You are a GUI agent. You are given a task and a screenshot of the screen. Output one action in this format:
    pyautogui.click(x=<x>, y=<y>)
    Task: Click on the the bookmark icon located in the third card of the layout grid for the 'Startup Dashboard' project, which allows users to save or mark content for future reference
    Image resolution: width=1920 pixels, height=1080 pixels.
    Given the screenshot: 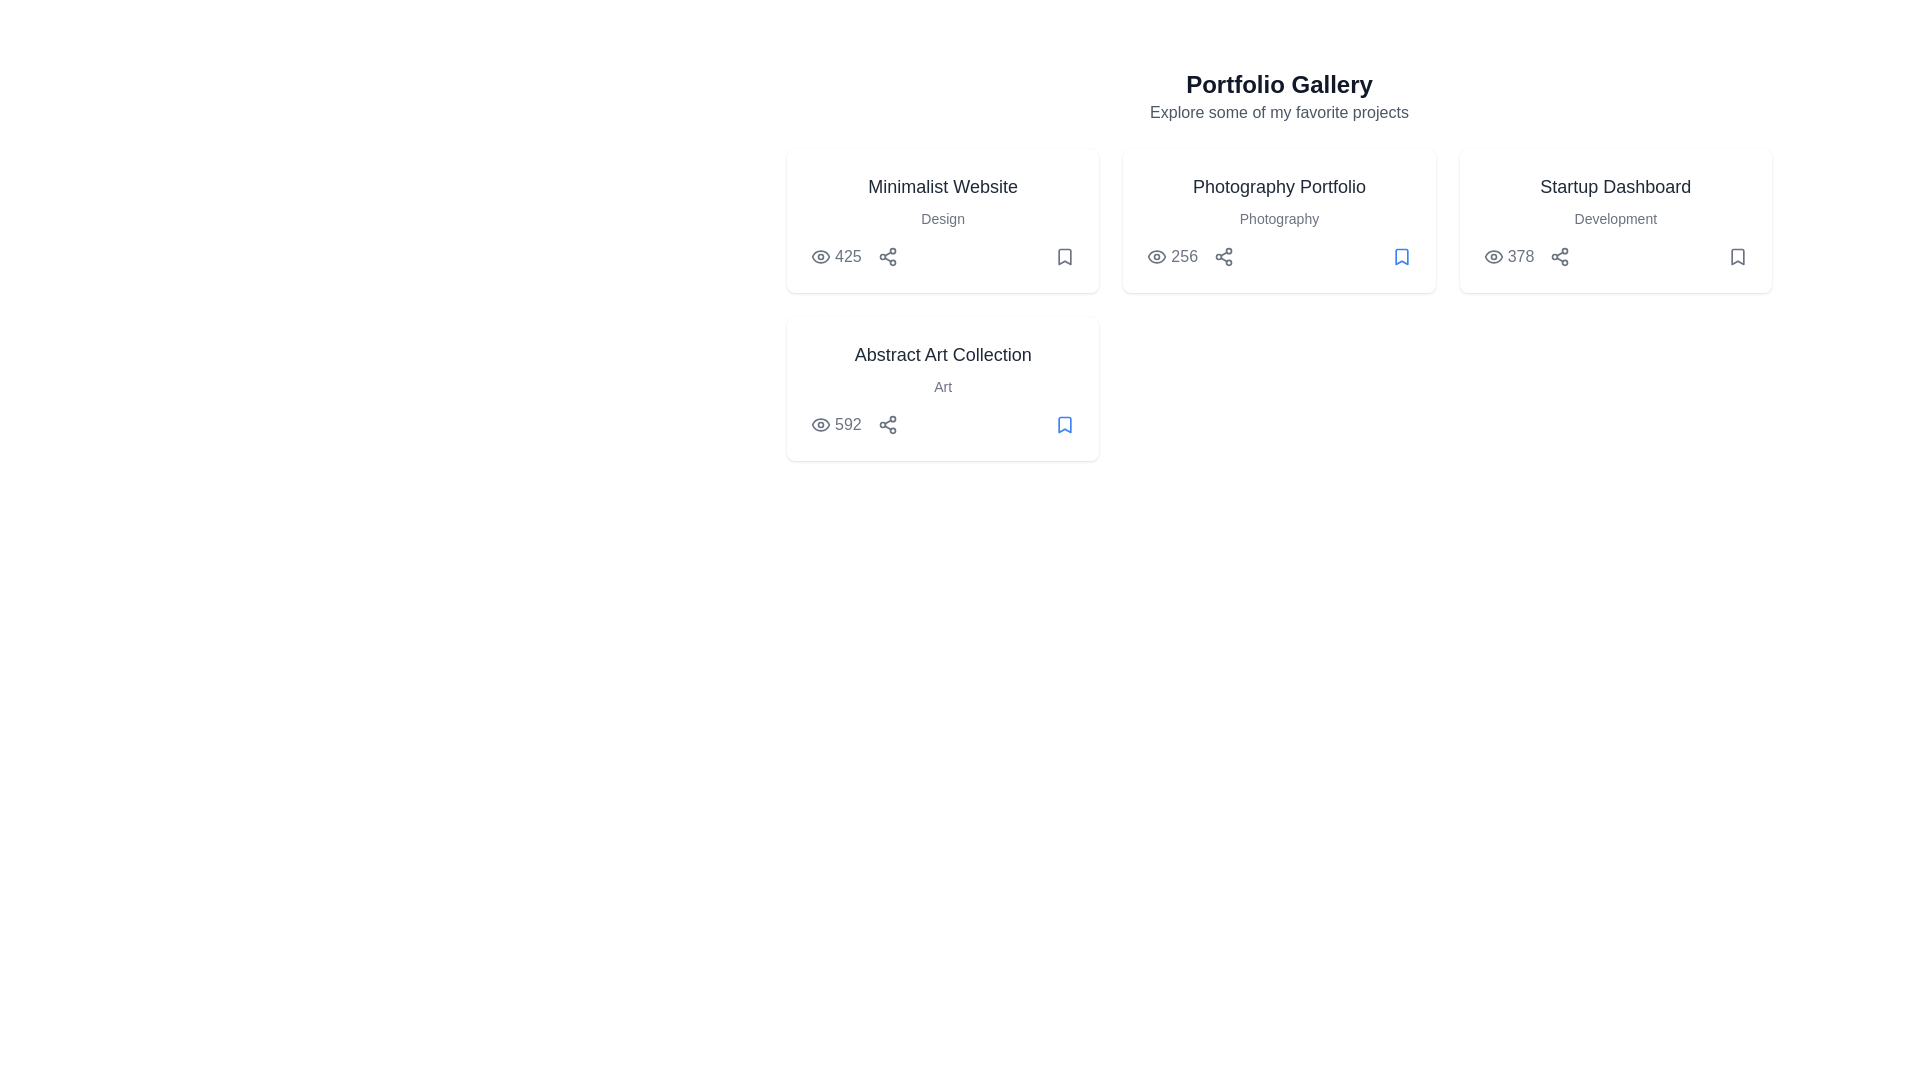 What is the action you would take?
    pyautogui.click(x=1736, y=256)
    